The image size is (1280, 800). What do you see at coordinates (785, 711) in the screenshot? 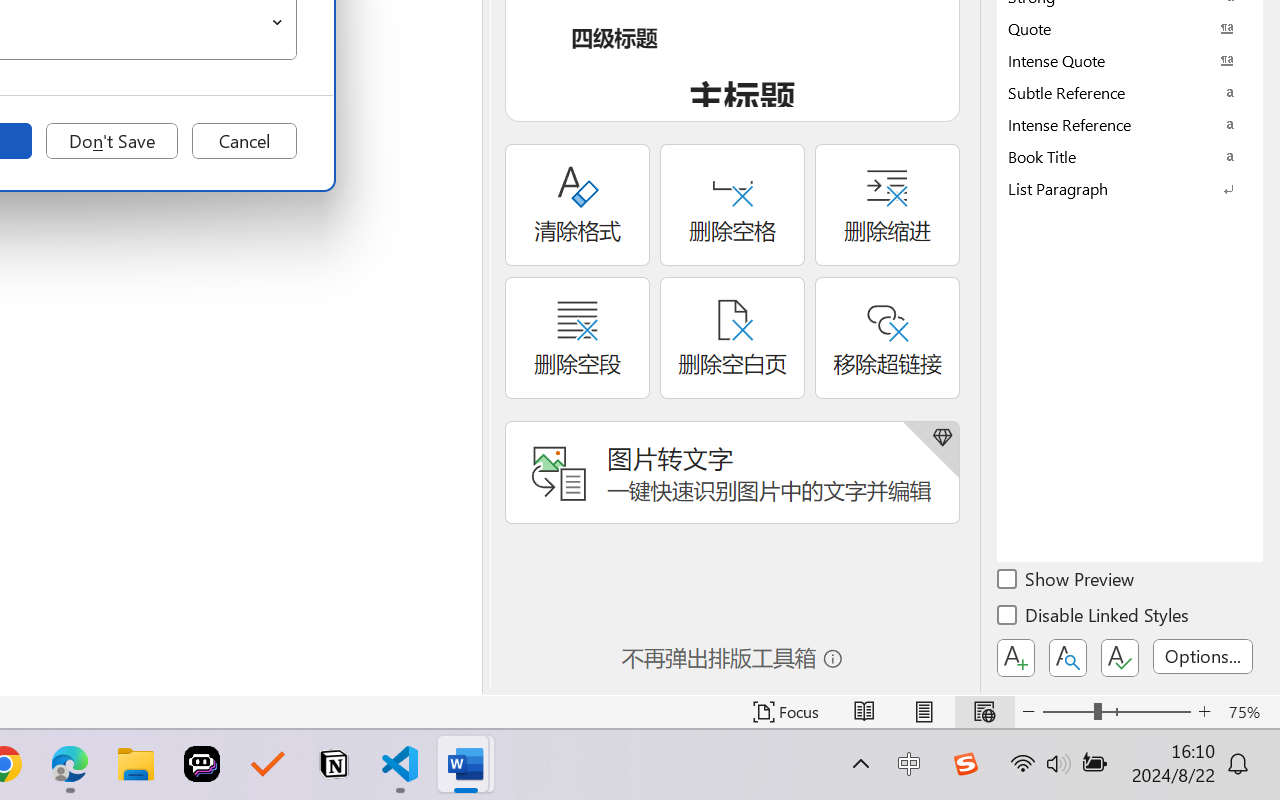
I see `'Focus '` at bounding box center [785, 711].